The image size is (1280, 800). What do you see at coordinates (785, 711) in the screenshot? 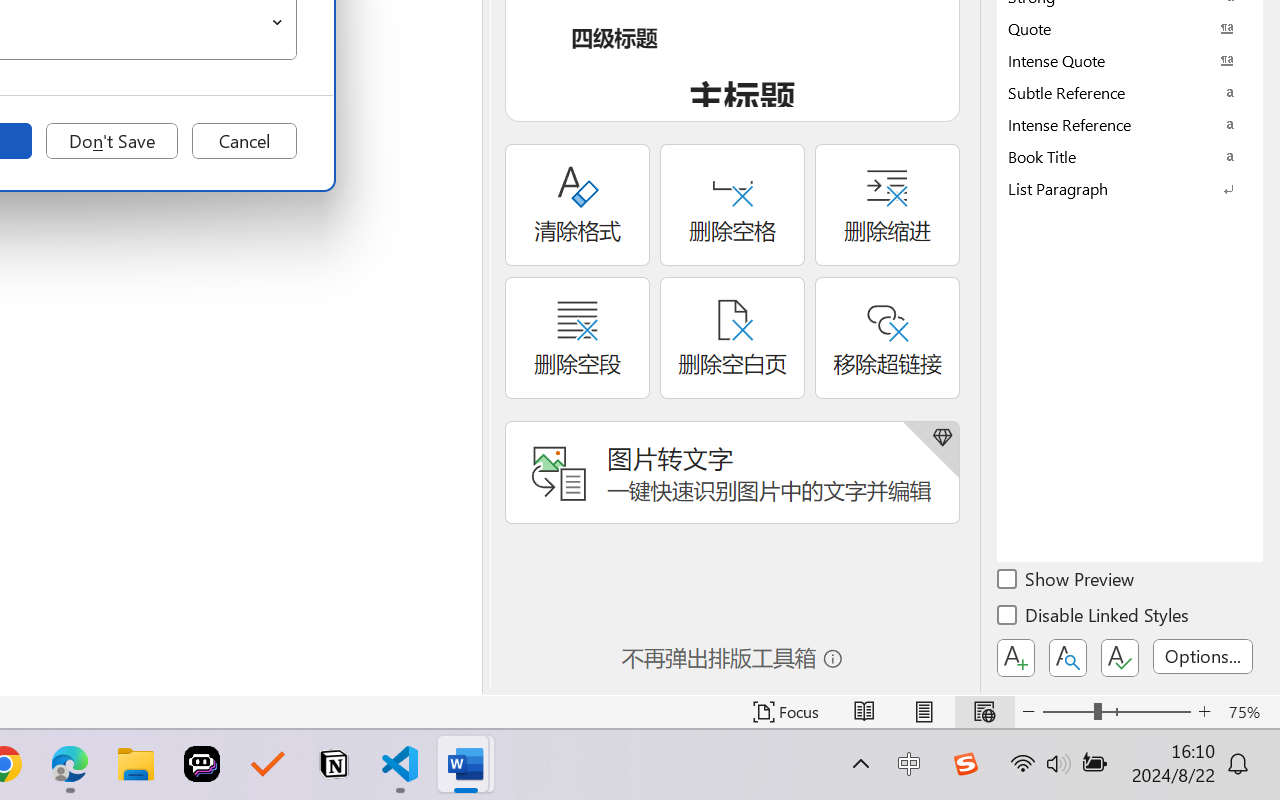
I see `'Focus '` at bounding box center [785, 711].